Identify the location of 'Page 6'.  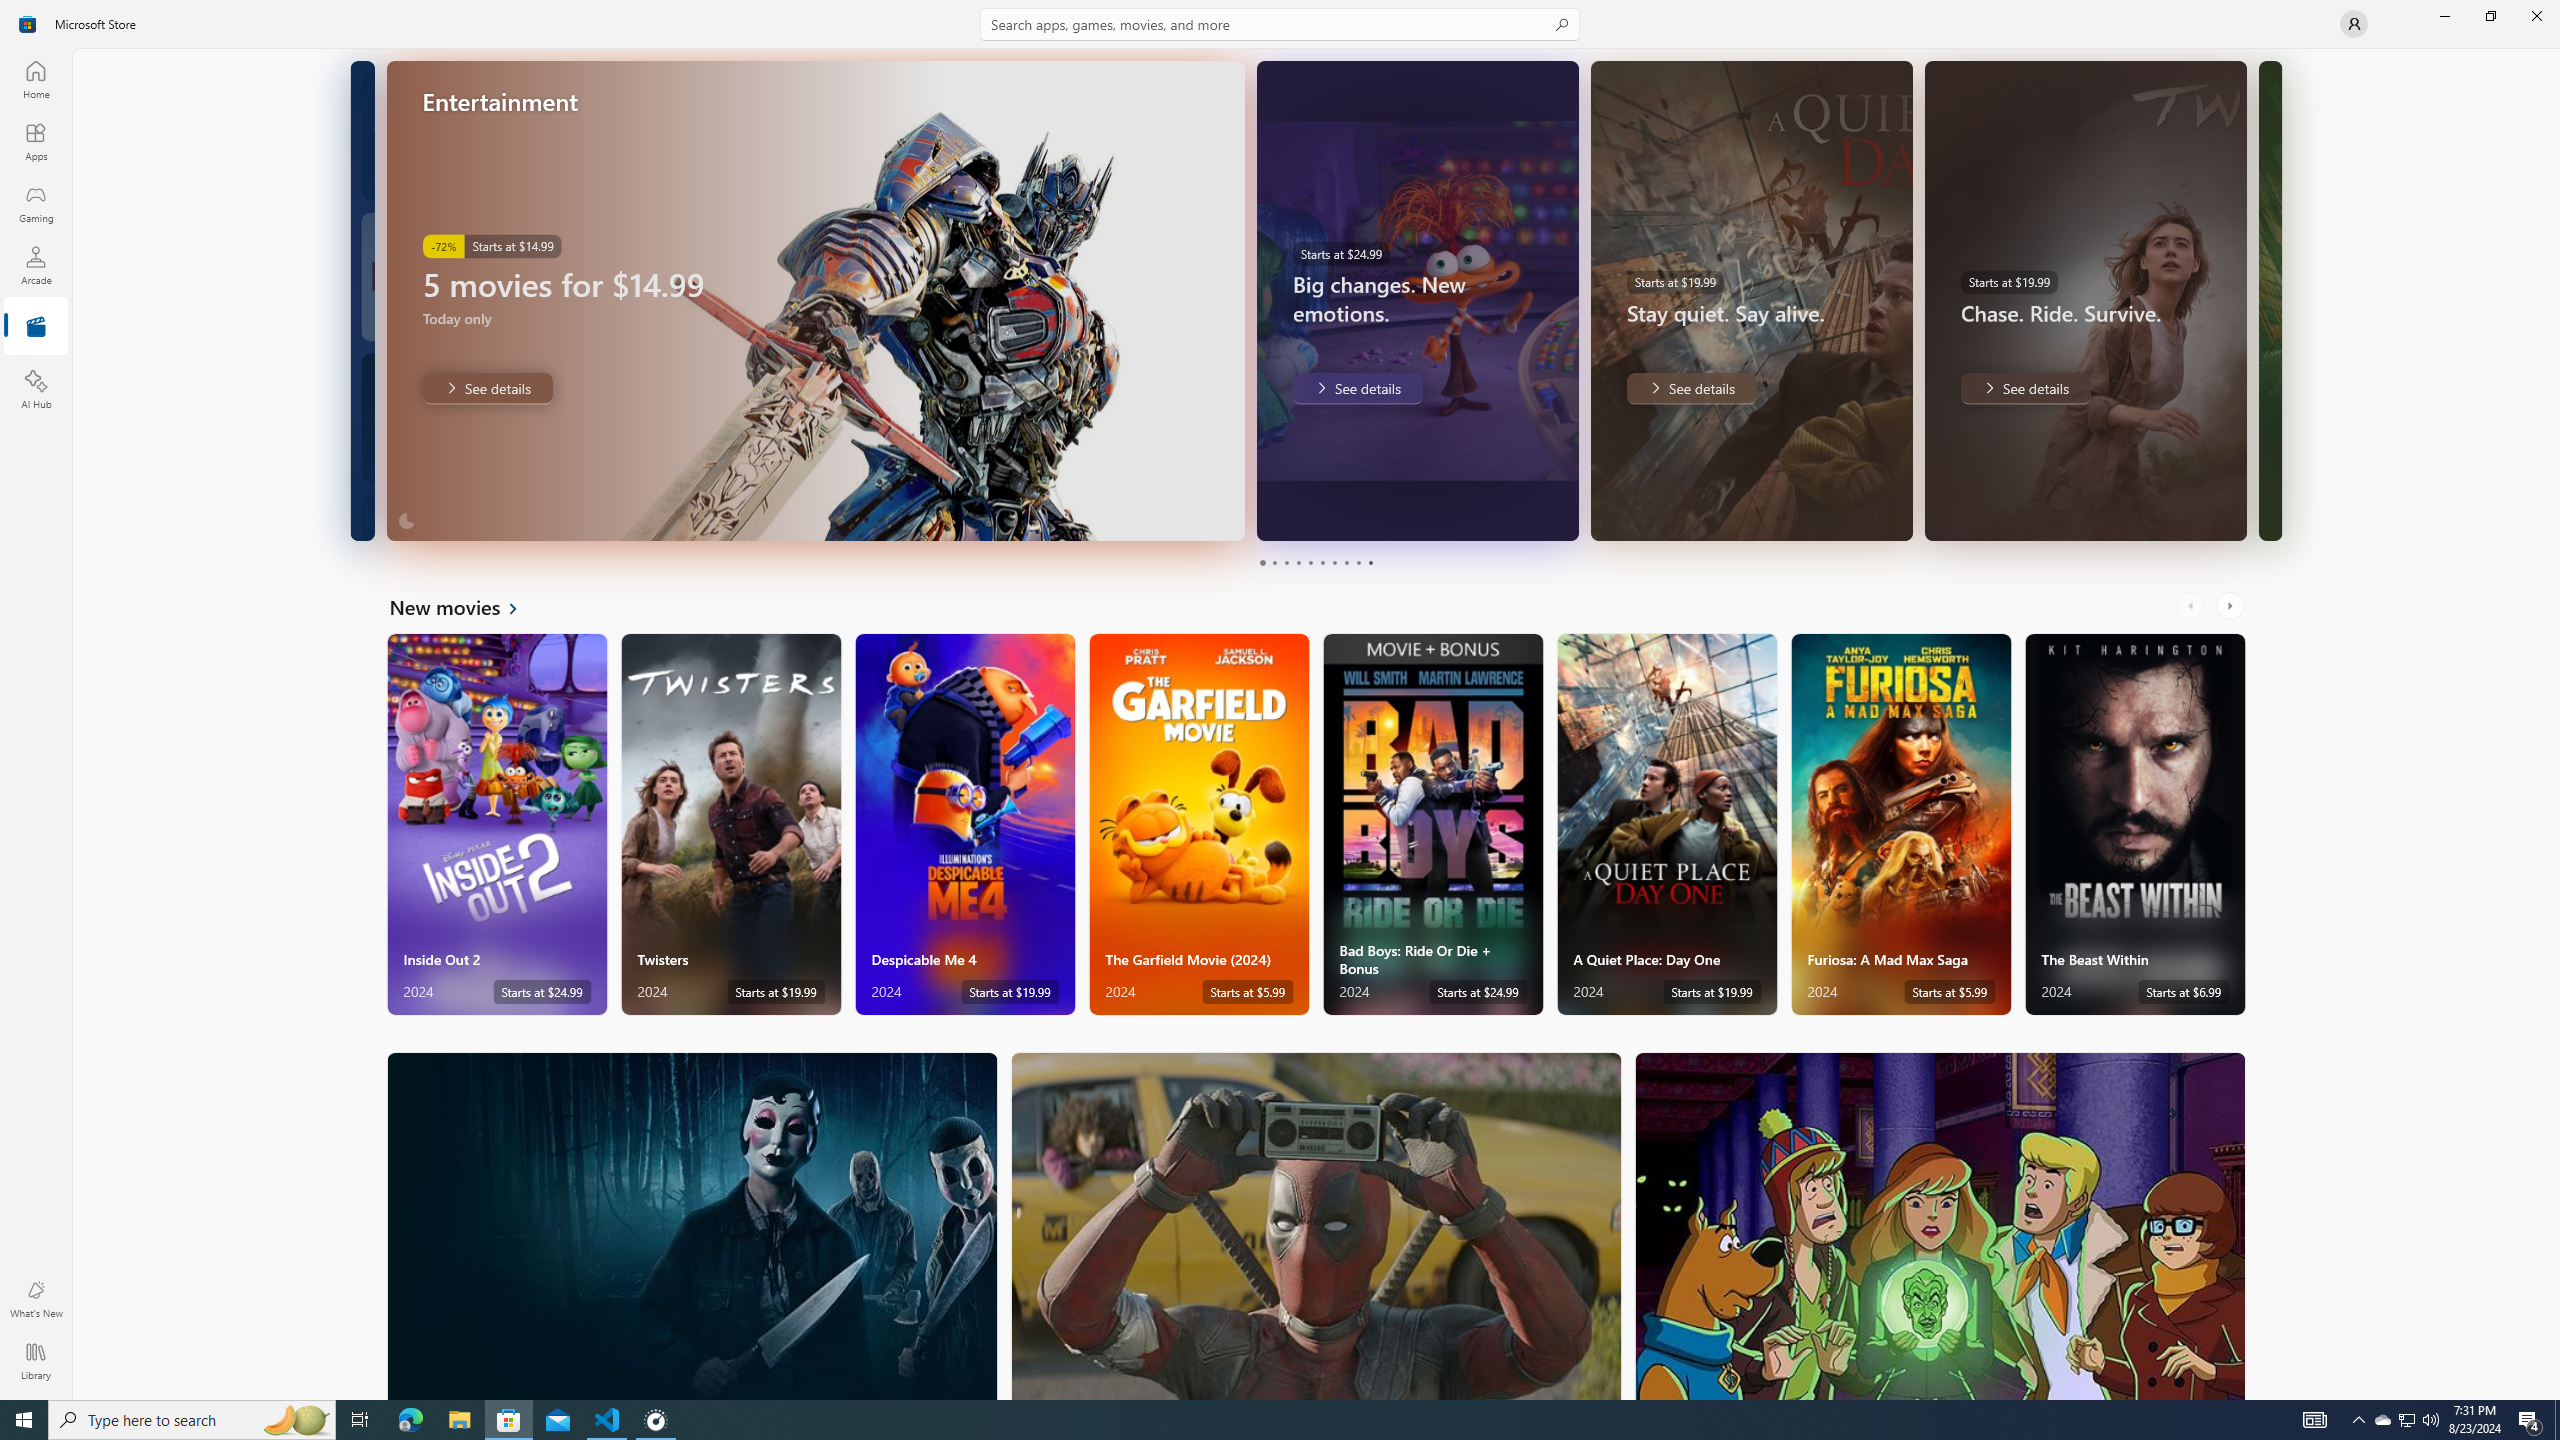
(1321, 562).